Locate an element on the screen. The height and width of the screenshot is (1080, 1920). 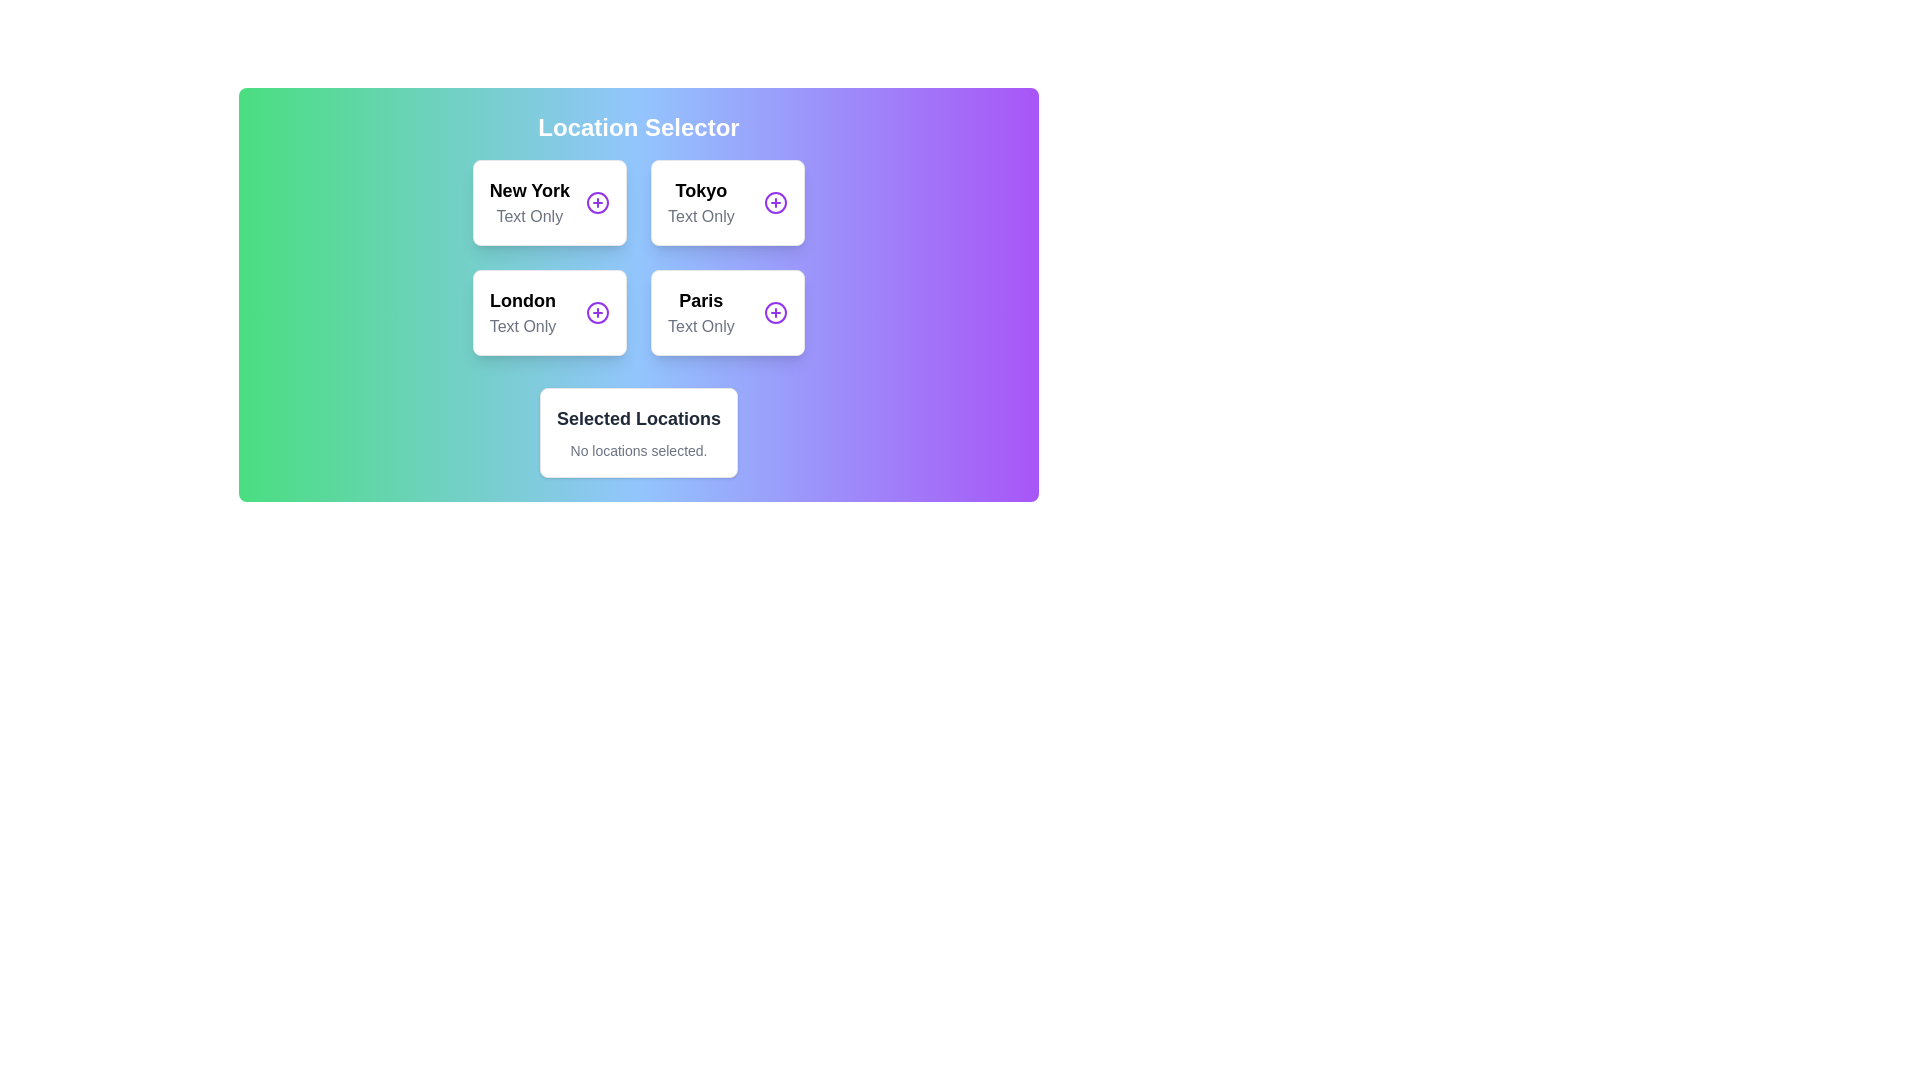
the selectable option labeled 'Paris', which is a Button-like card component positioned in the bottom-right corner of the grid layout is located at coordinates (727, 312).